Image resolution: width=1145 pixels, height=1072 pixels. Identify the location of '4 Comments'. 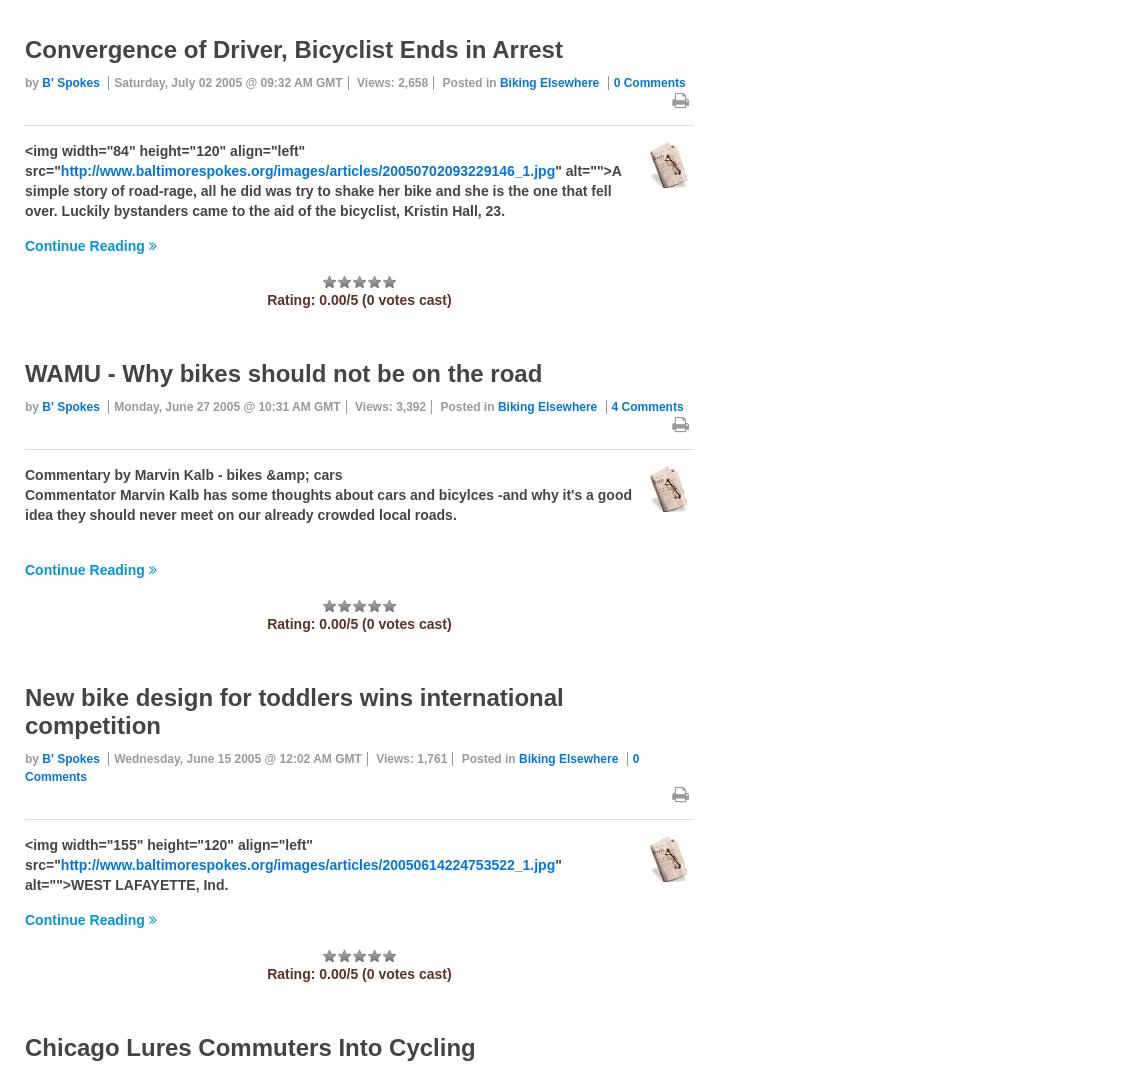
(646, 406).